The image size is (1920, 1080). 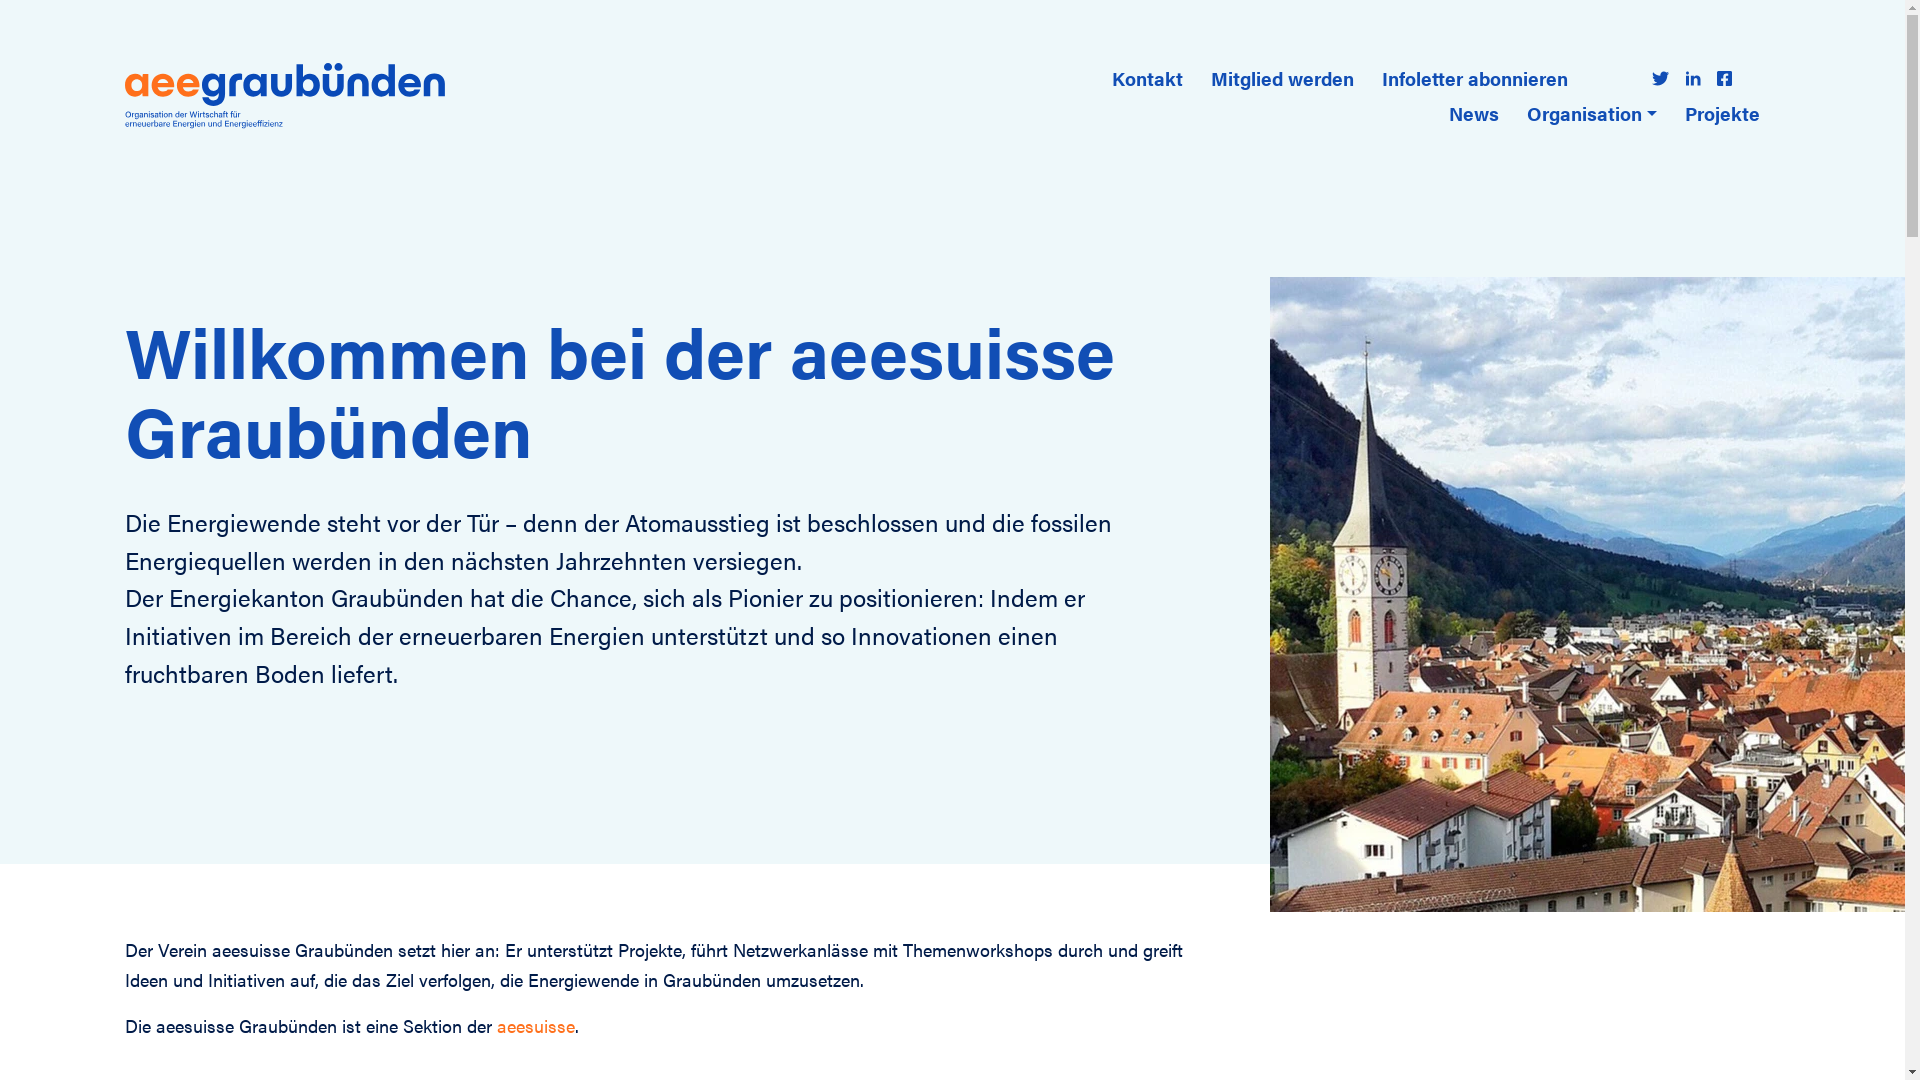 What do you see at coordinates (1147, 77) in the screenshot?
I see `'Kontakt'` at bounding box center [1147, 77].